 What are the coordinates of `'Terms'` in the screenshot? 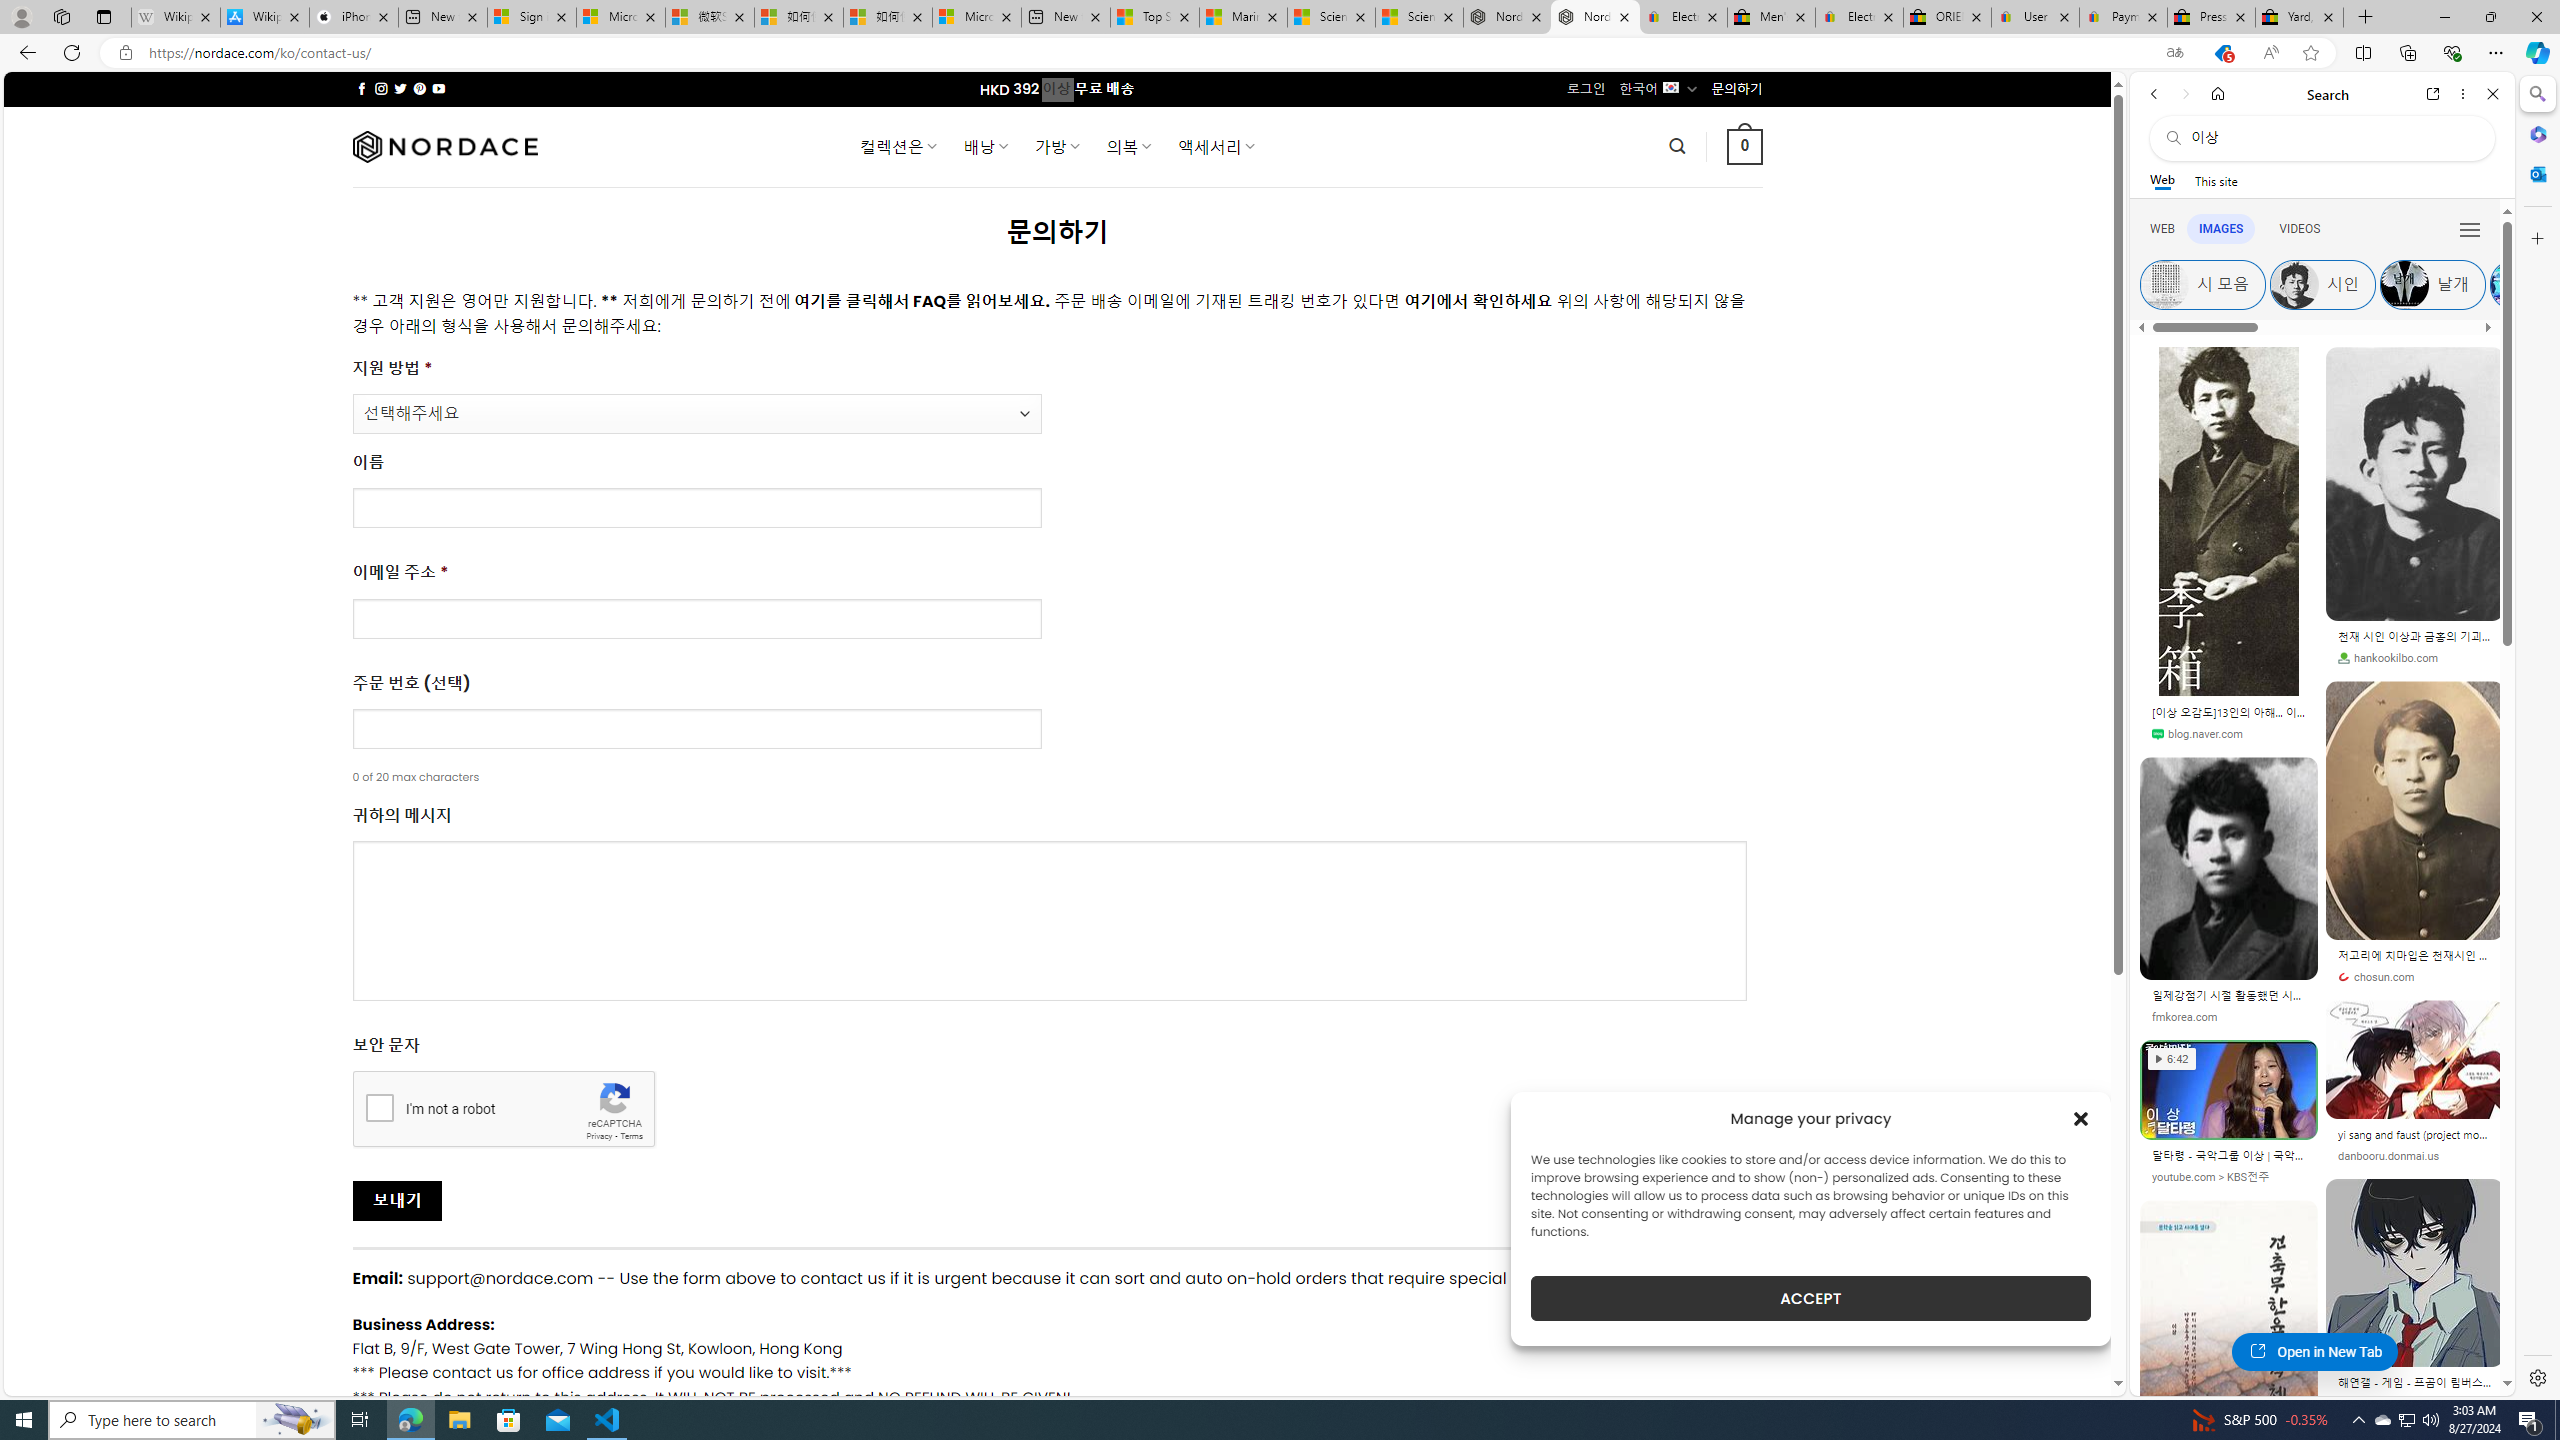 It's located at (631, 1135).